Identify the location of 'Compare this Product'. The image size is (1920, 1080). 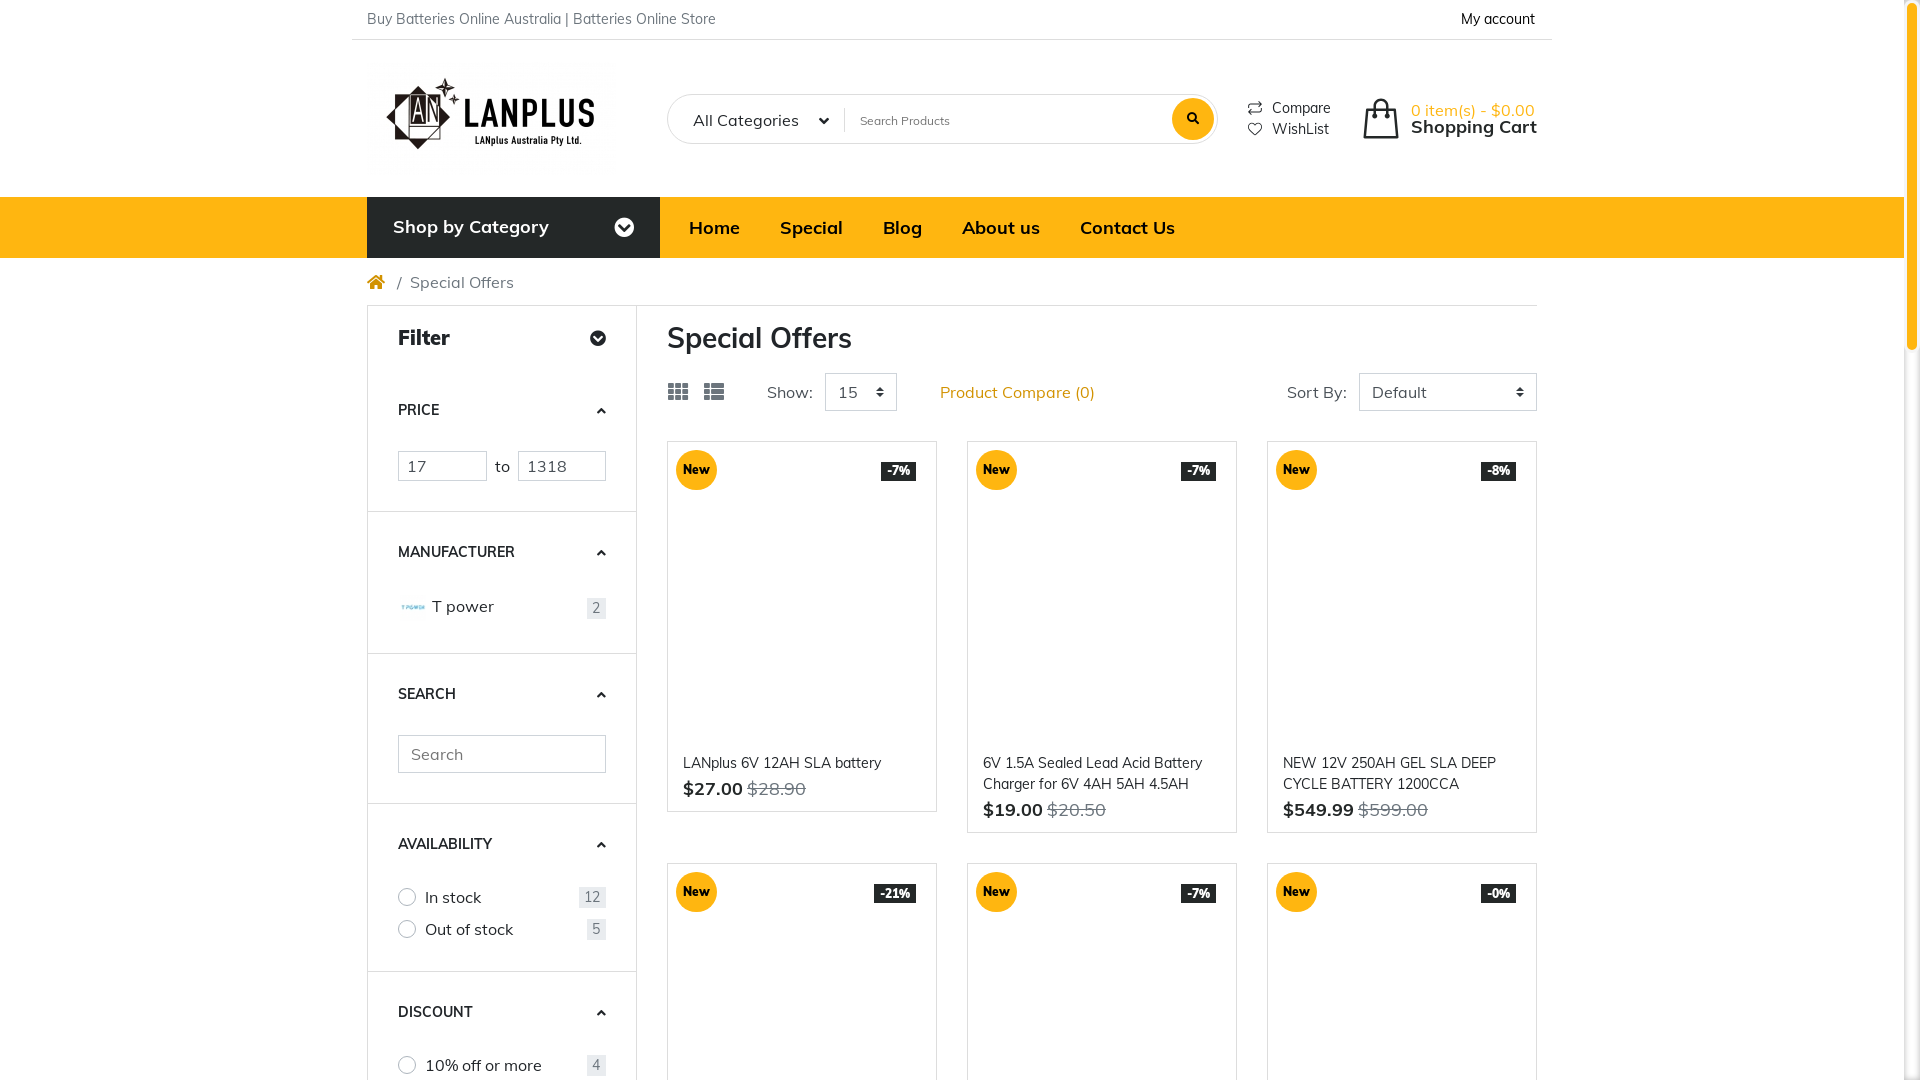
(1166, 844).